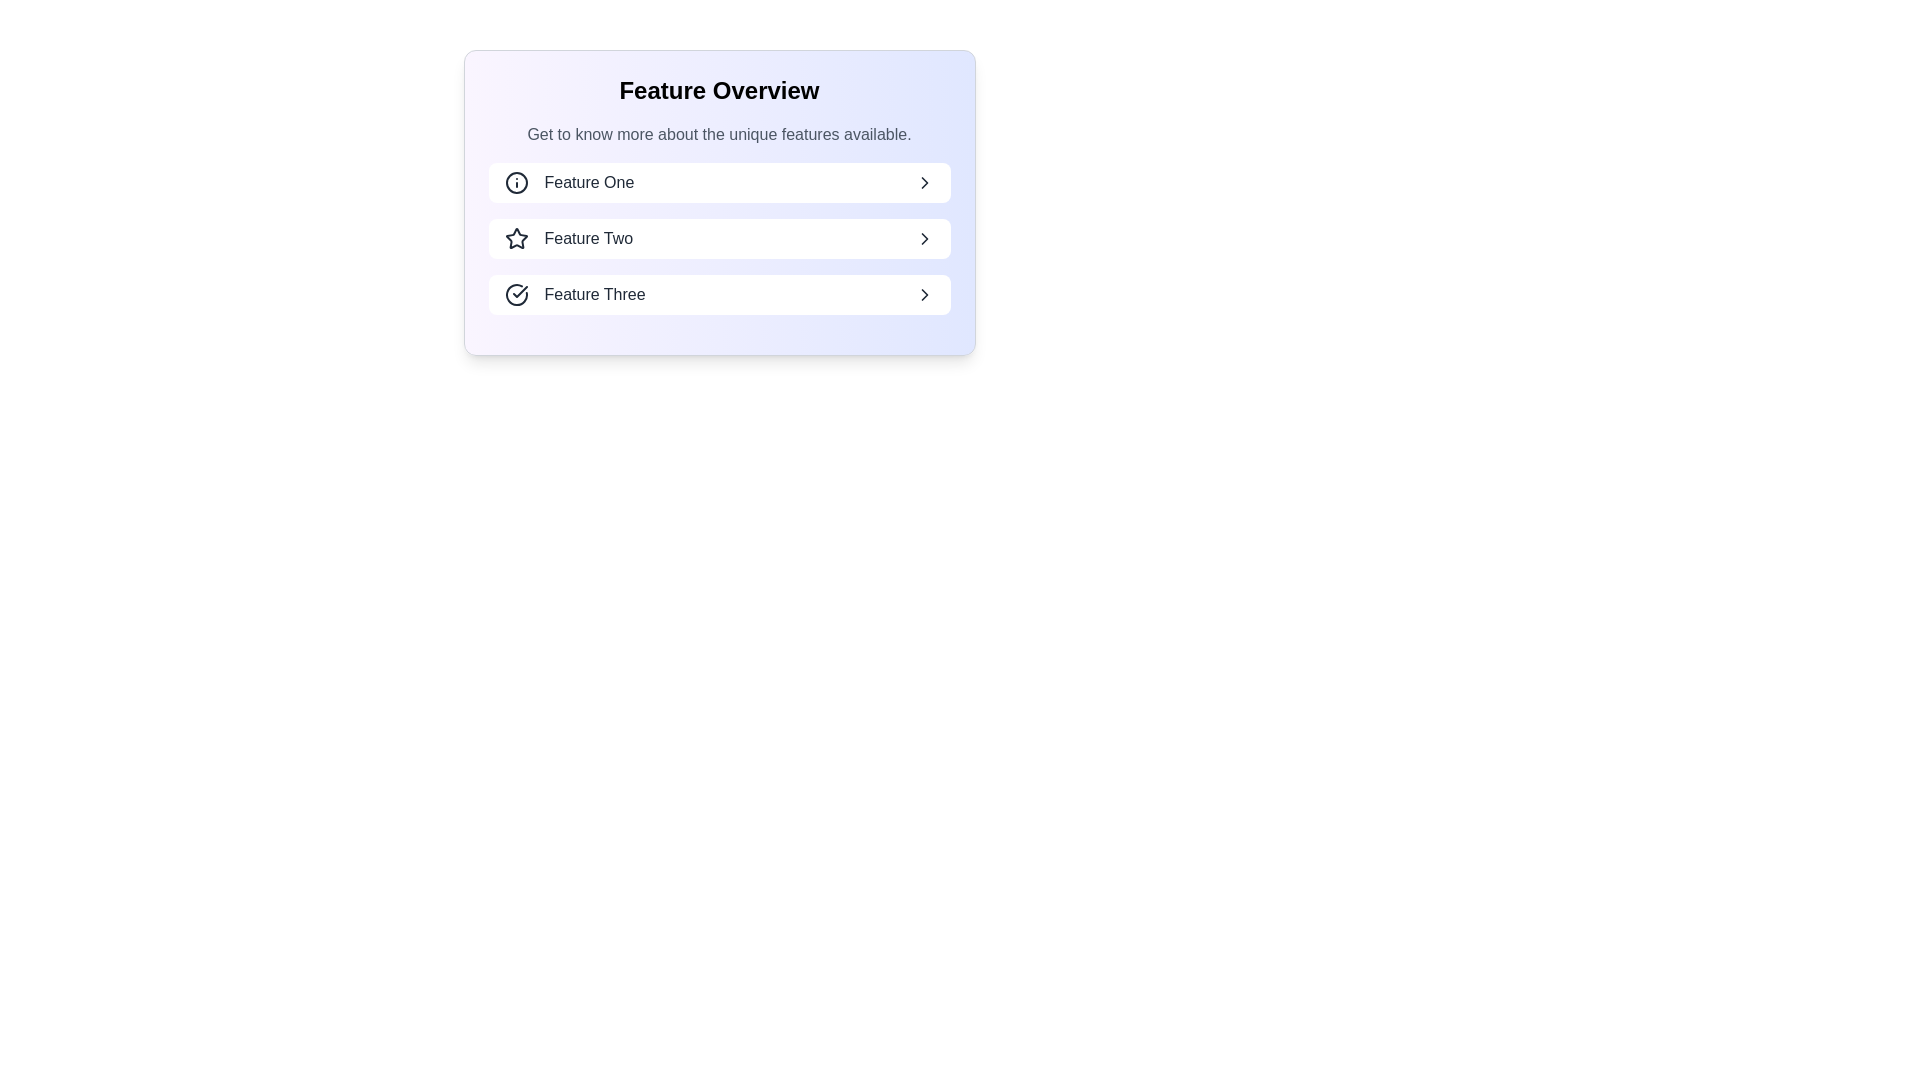 The image size is (1920, 1080). What do you see at coordinates (923, 182) in the screenshot?
I see `the Chevron icon located at the far right of the first list item labeled 'Feature One' in the 'Feature Overview' section` at bounding box center [923, 182].